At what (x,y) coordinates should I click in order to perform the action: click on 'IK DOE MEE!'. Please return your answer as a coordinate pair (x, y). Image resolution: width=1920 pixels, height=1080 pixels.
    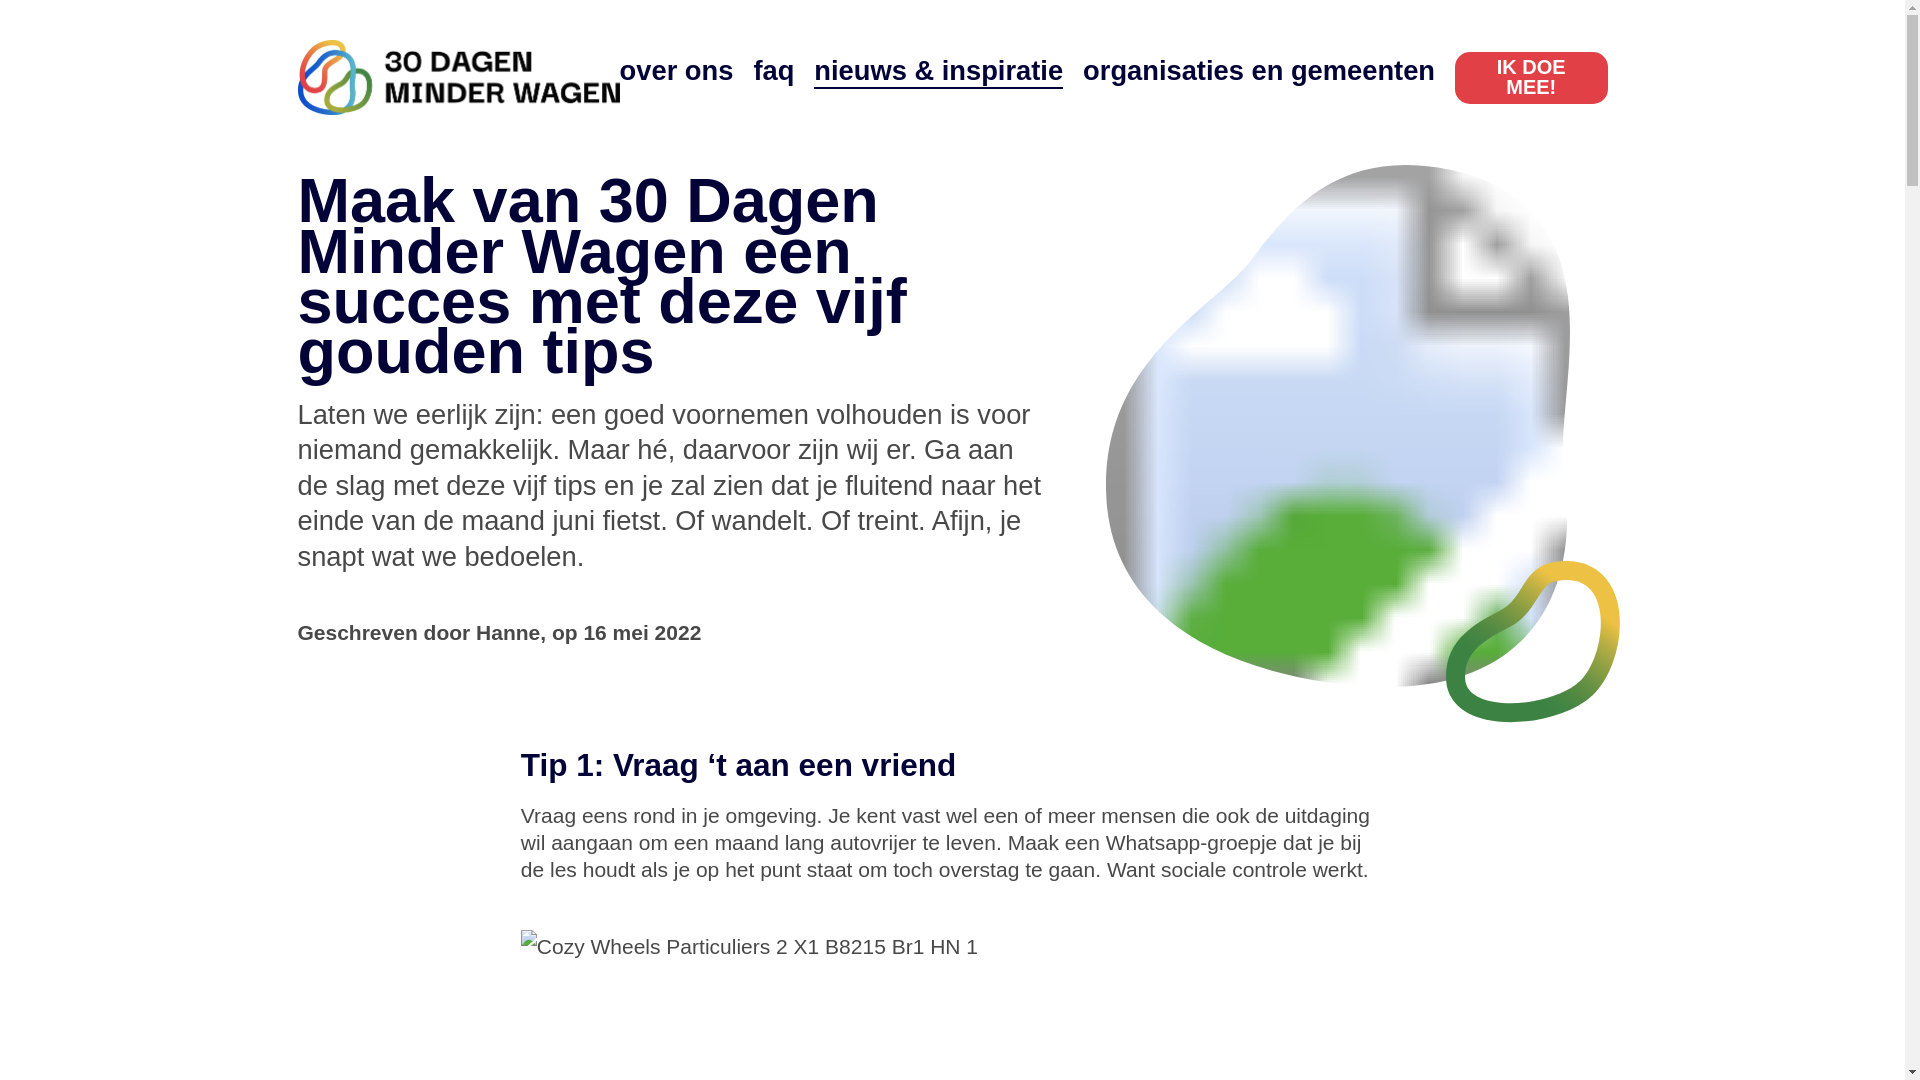
    Looking at the image, I should click on (1454, 76).